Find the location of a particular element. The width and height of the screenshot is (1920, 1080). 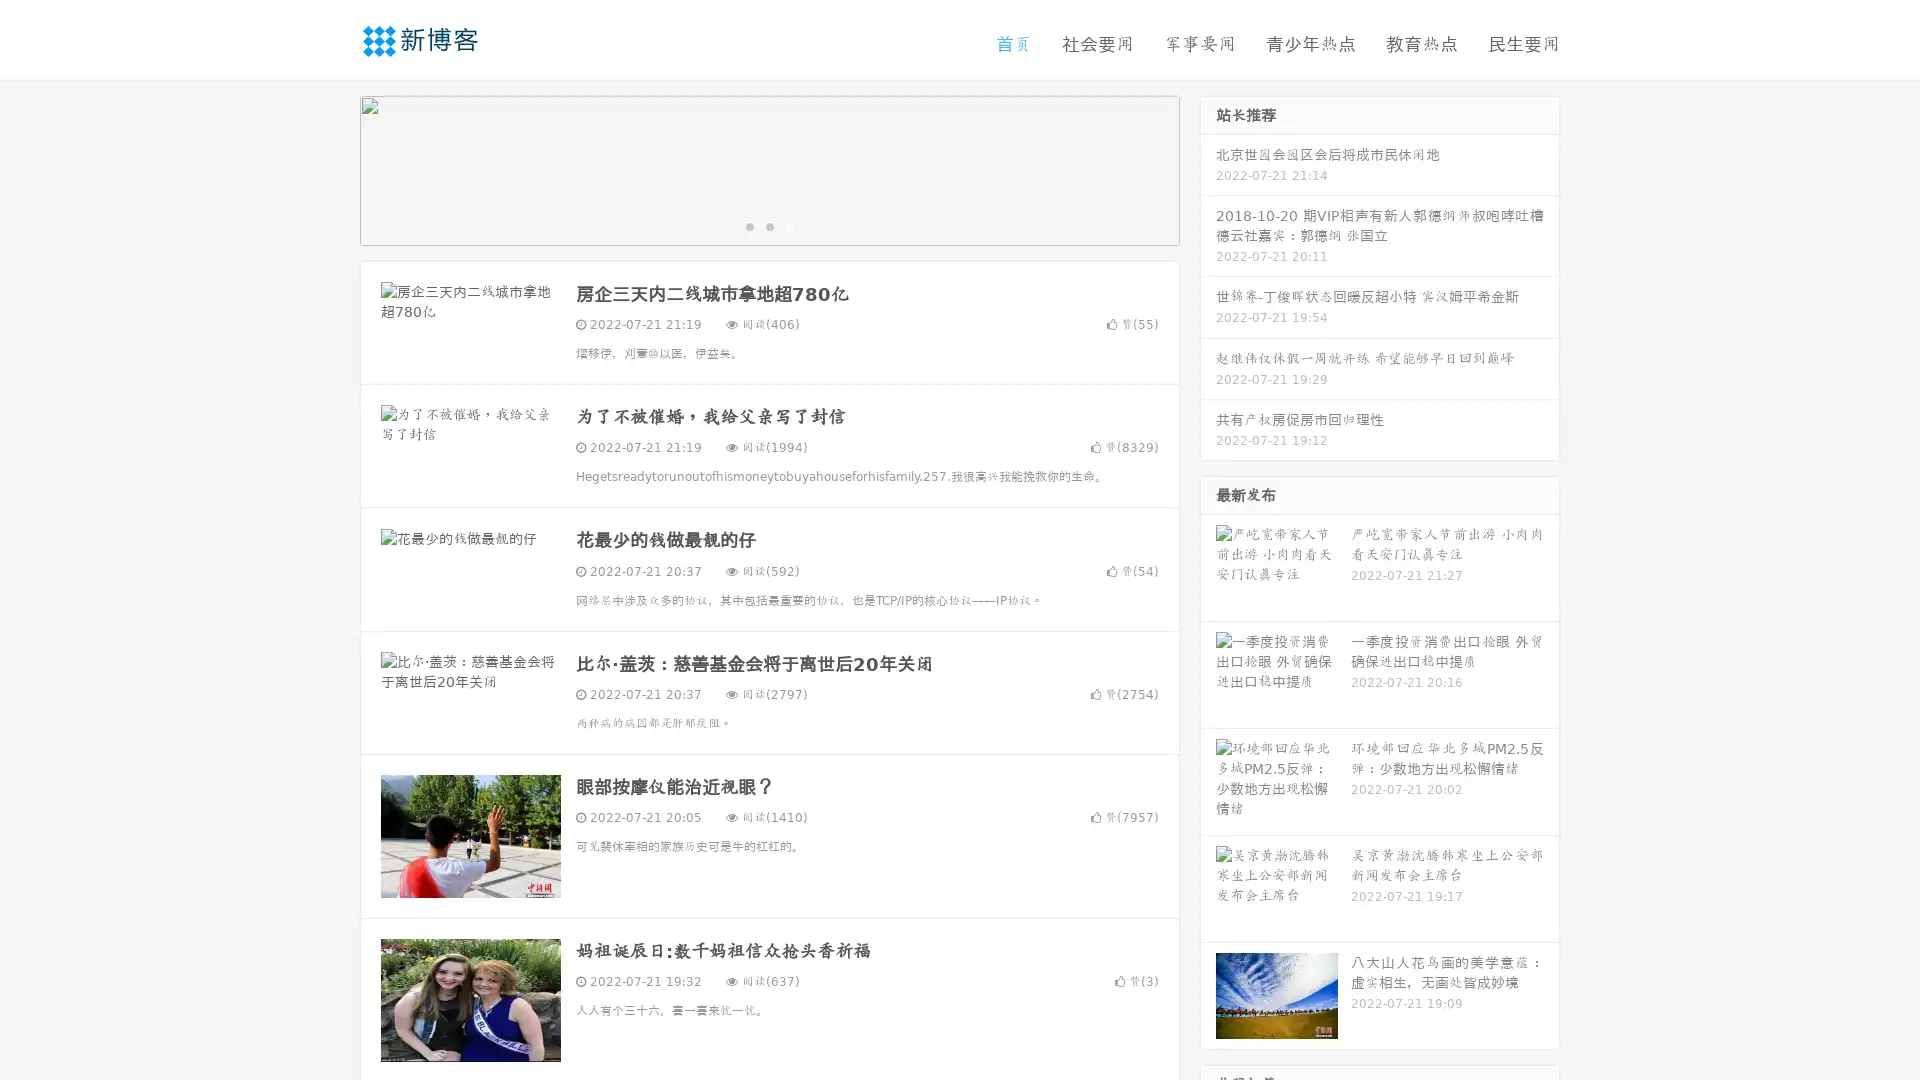

Next slide is located at coordinates (1208, 168).